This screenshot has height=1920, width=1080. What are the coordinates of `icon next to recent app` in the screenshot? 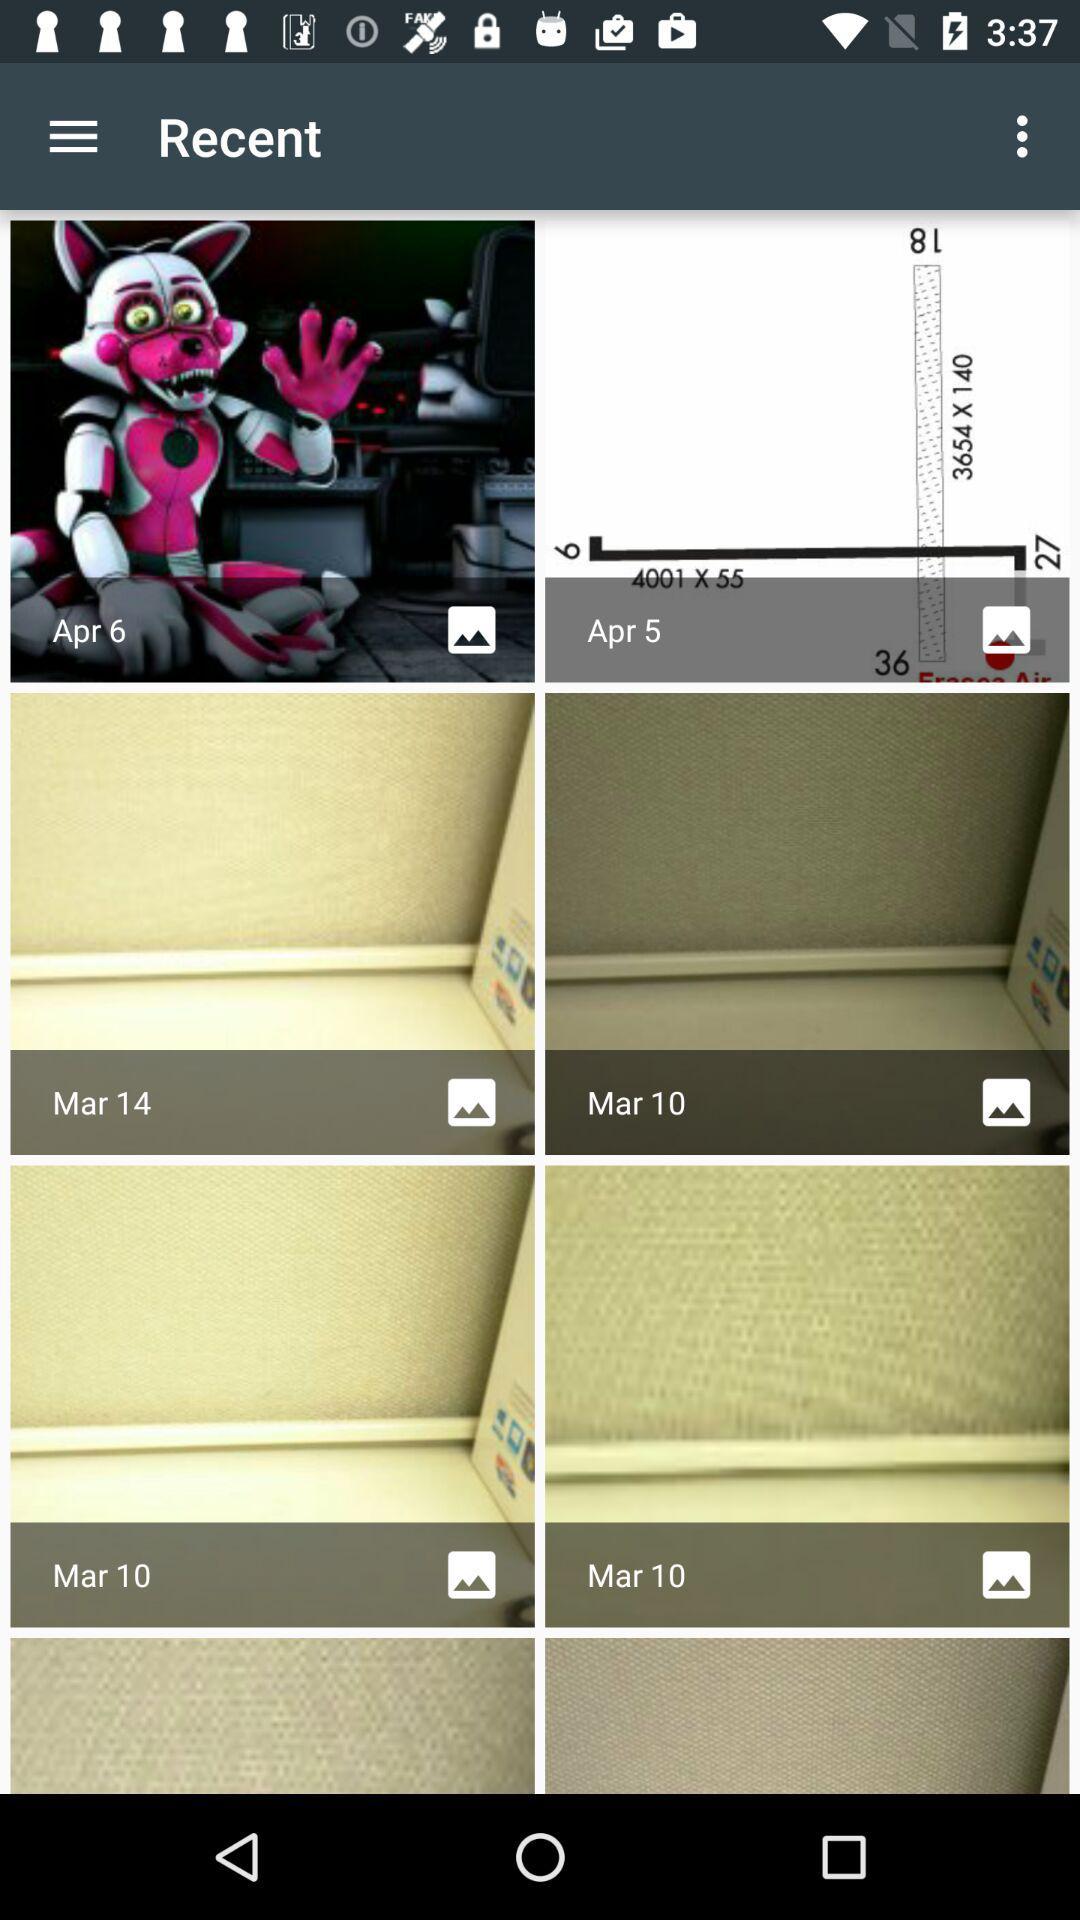 It's located at (1027, 135).